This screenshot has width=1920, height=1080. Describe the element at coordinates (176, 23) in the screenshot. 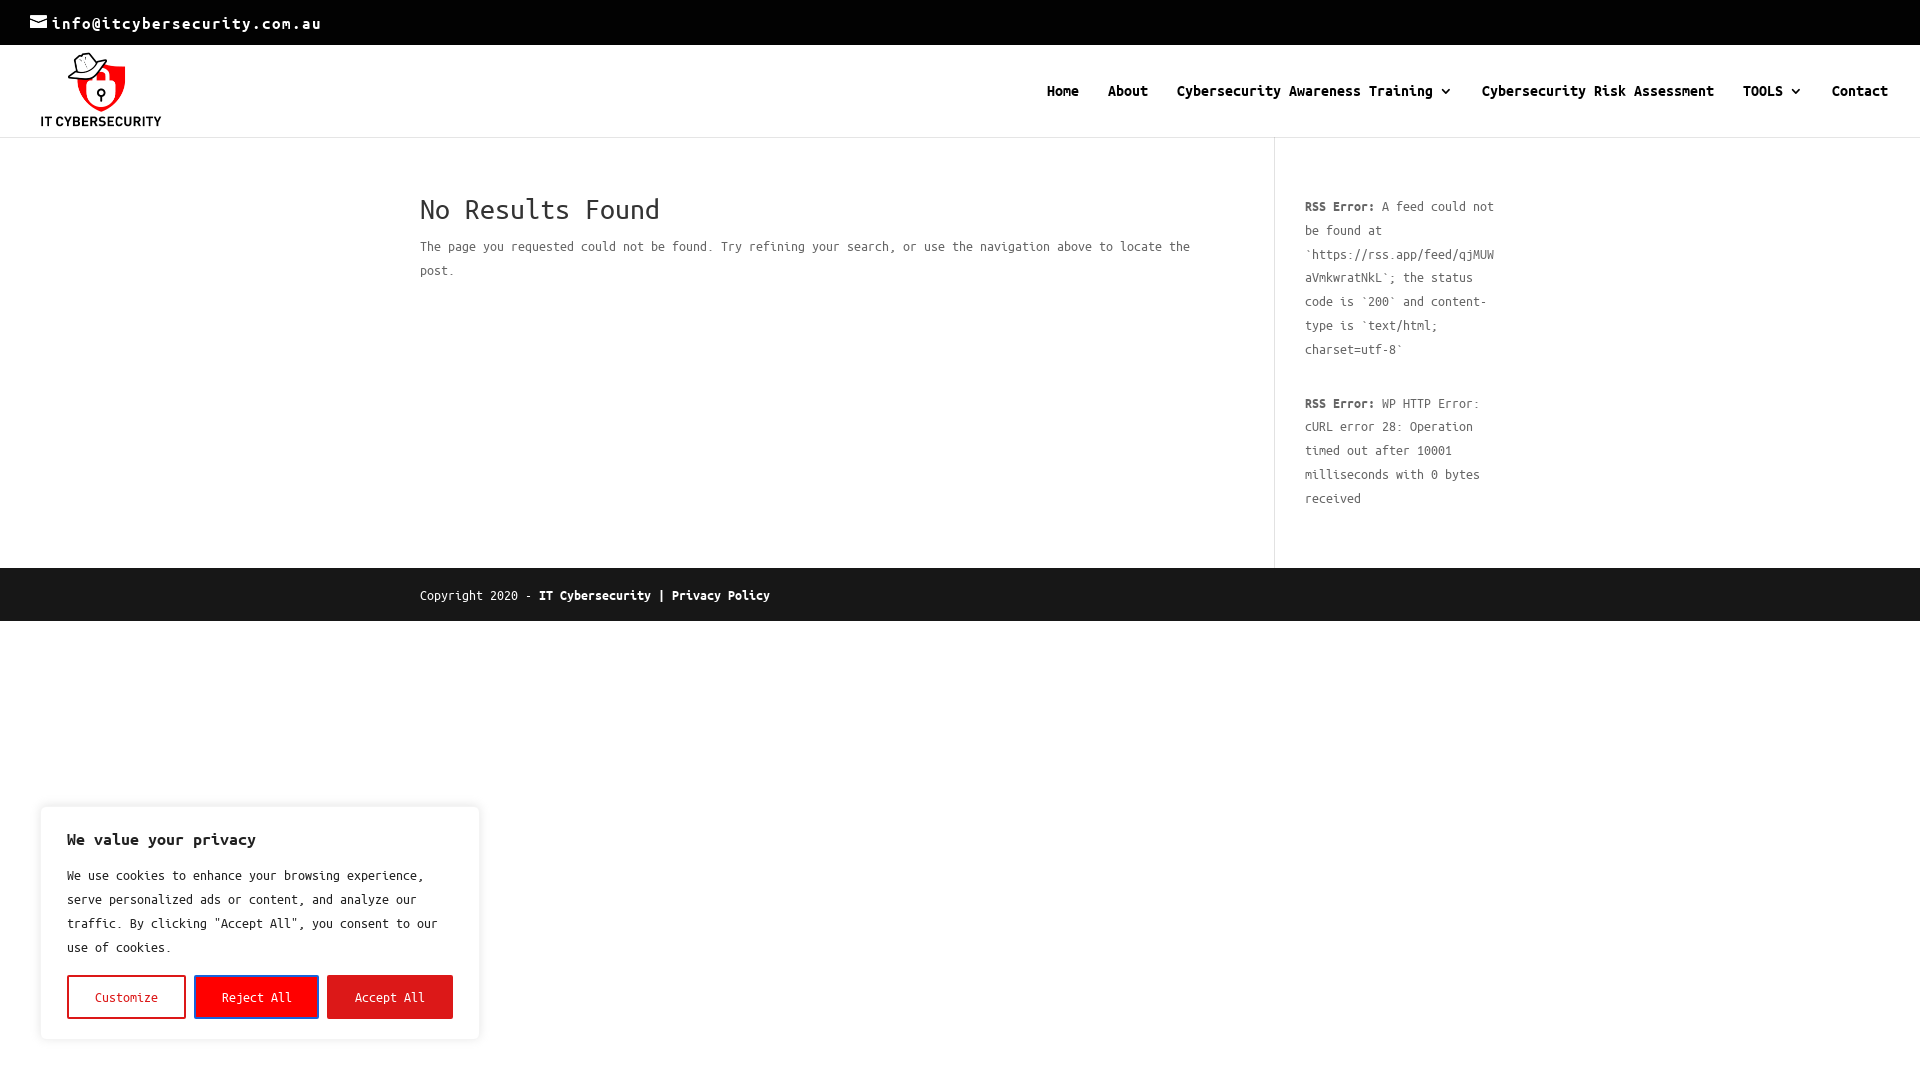

I see `'info@itcybersecurity.com.au'` at that location.